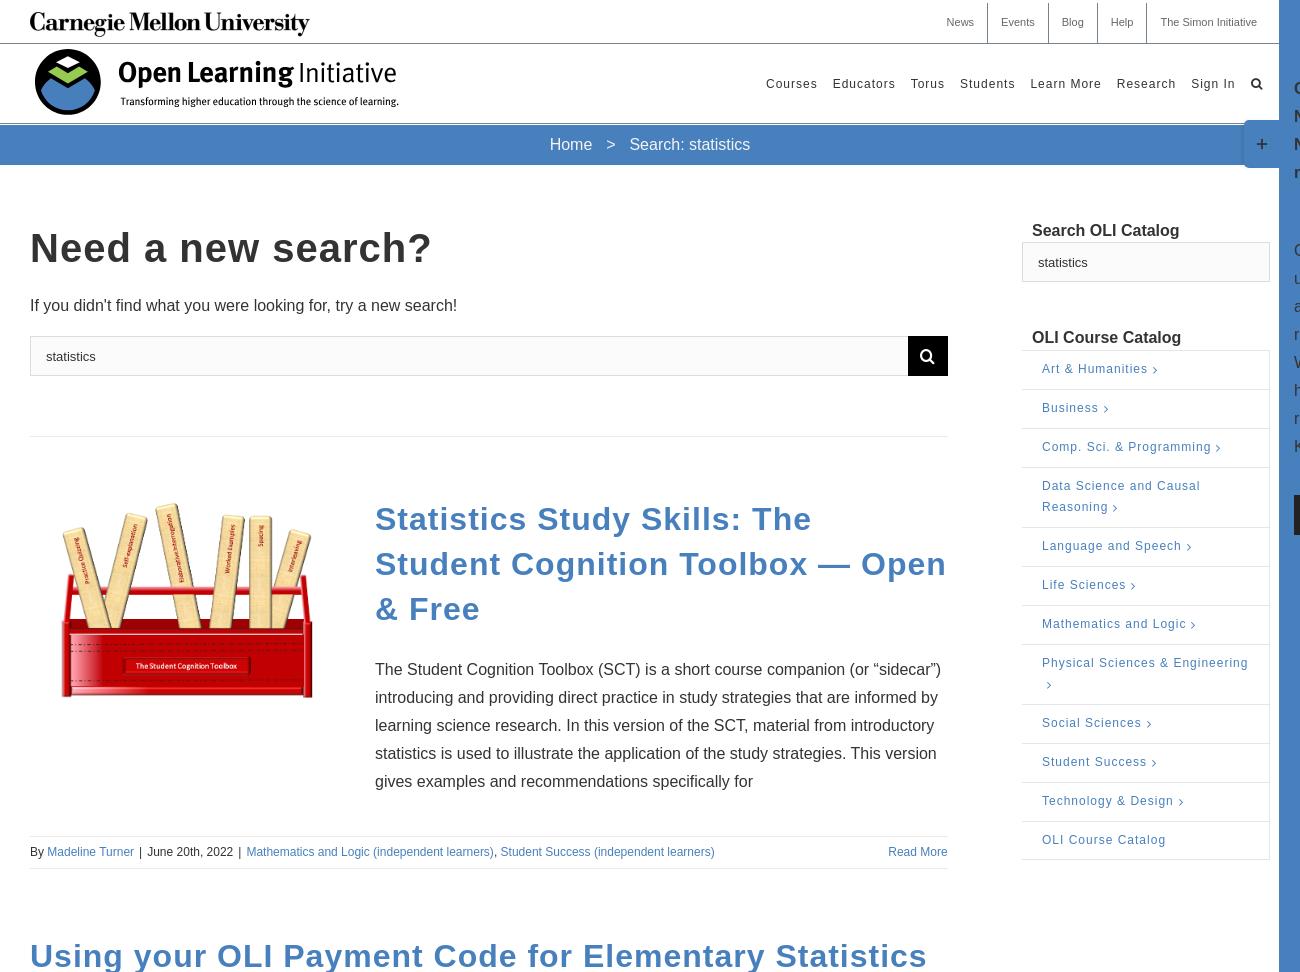 This screenshot has width=1300, height=972. What do you see at coordinates (1054, 190) in the screenshot?
I see `'Learn How OLI Helps Students'` at bounding box center [1054, 190].